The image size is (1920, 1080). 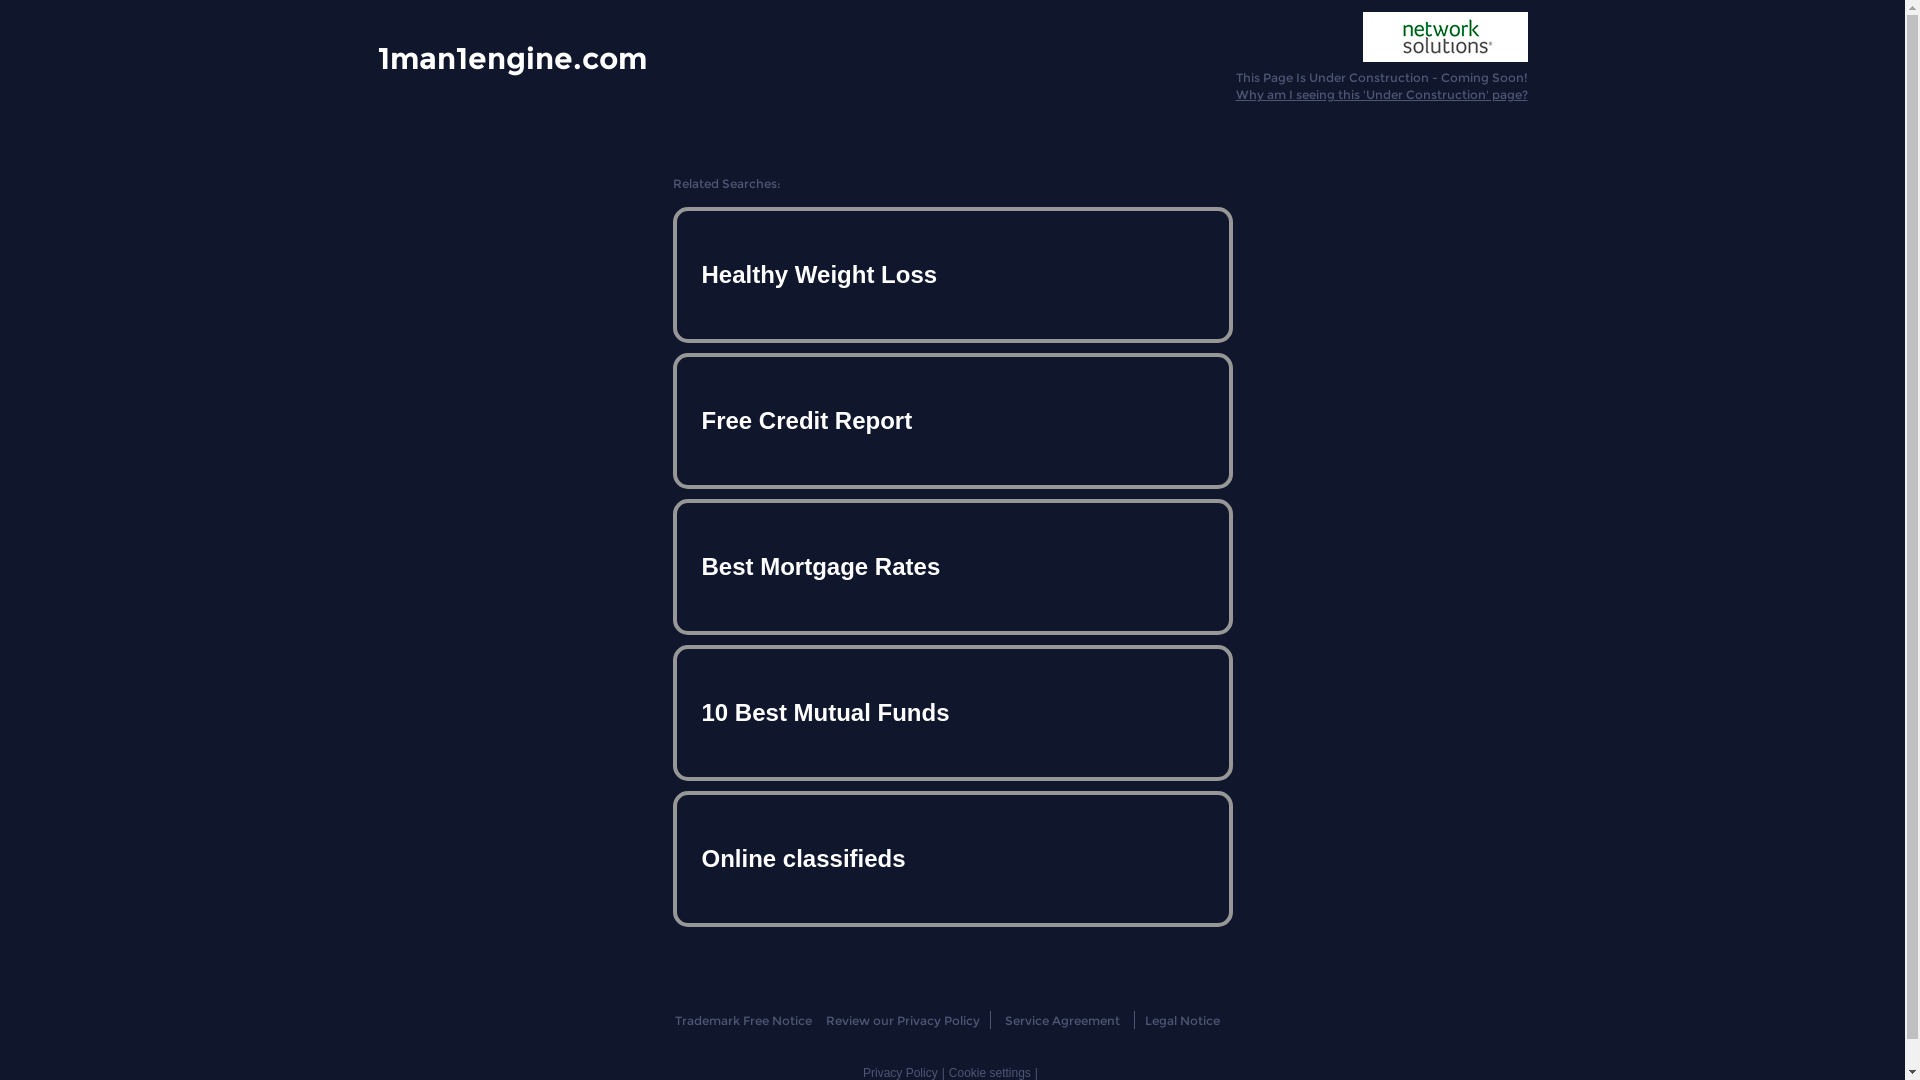 I want to click on 'Service Agreement', so click(x=1061, y=1020).